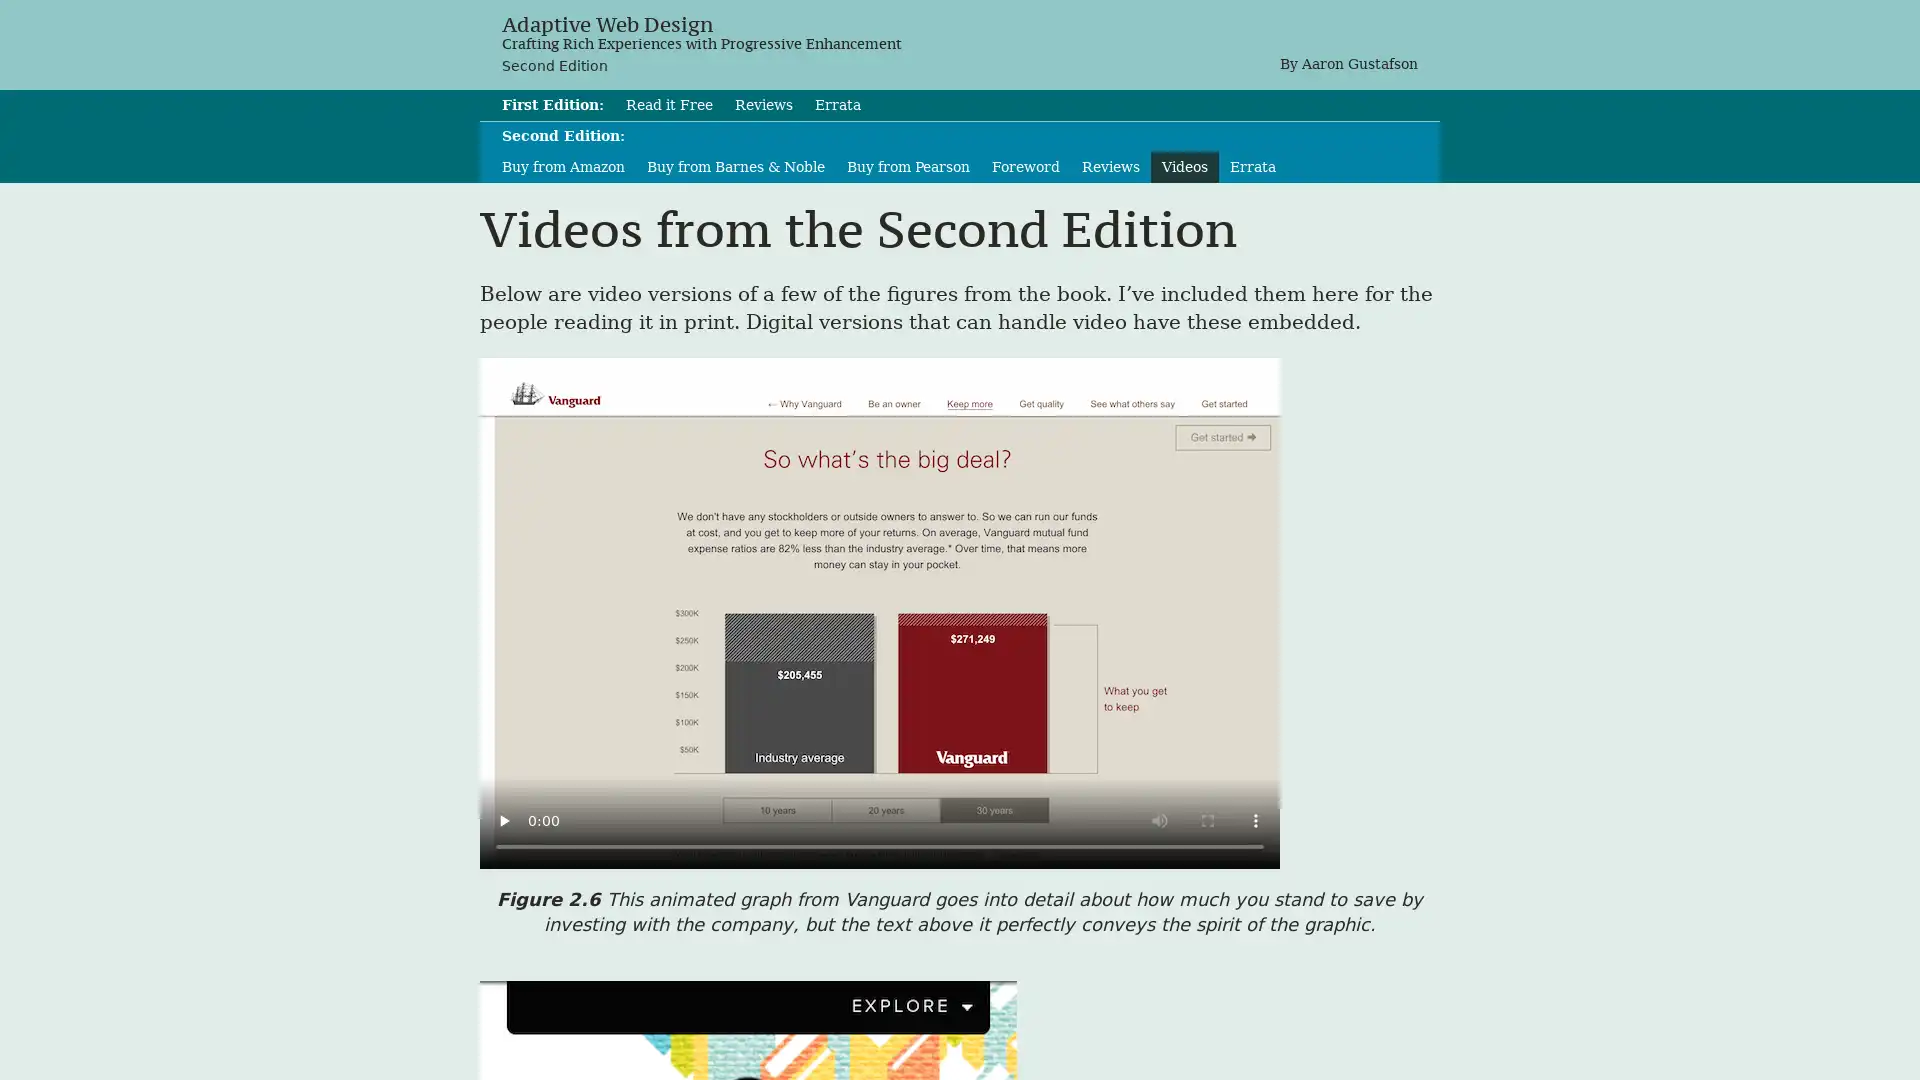  Describe the element at coordinates (1207, 820) in the screenshot. I see `enter full screen` at that location.